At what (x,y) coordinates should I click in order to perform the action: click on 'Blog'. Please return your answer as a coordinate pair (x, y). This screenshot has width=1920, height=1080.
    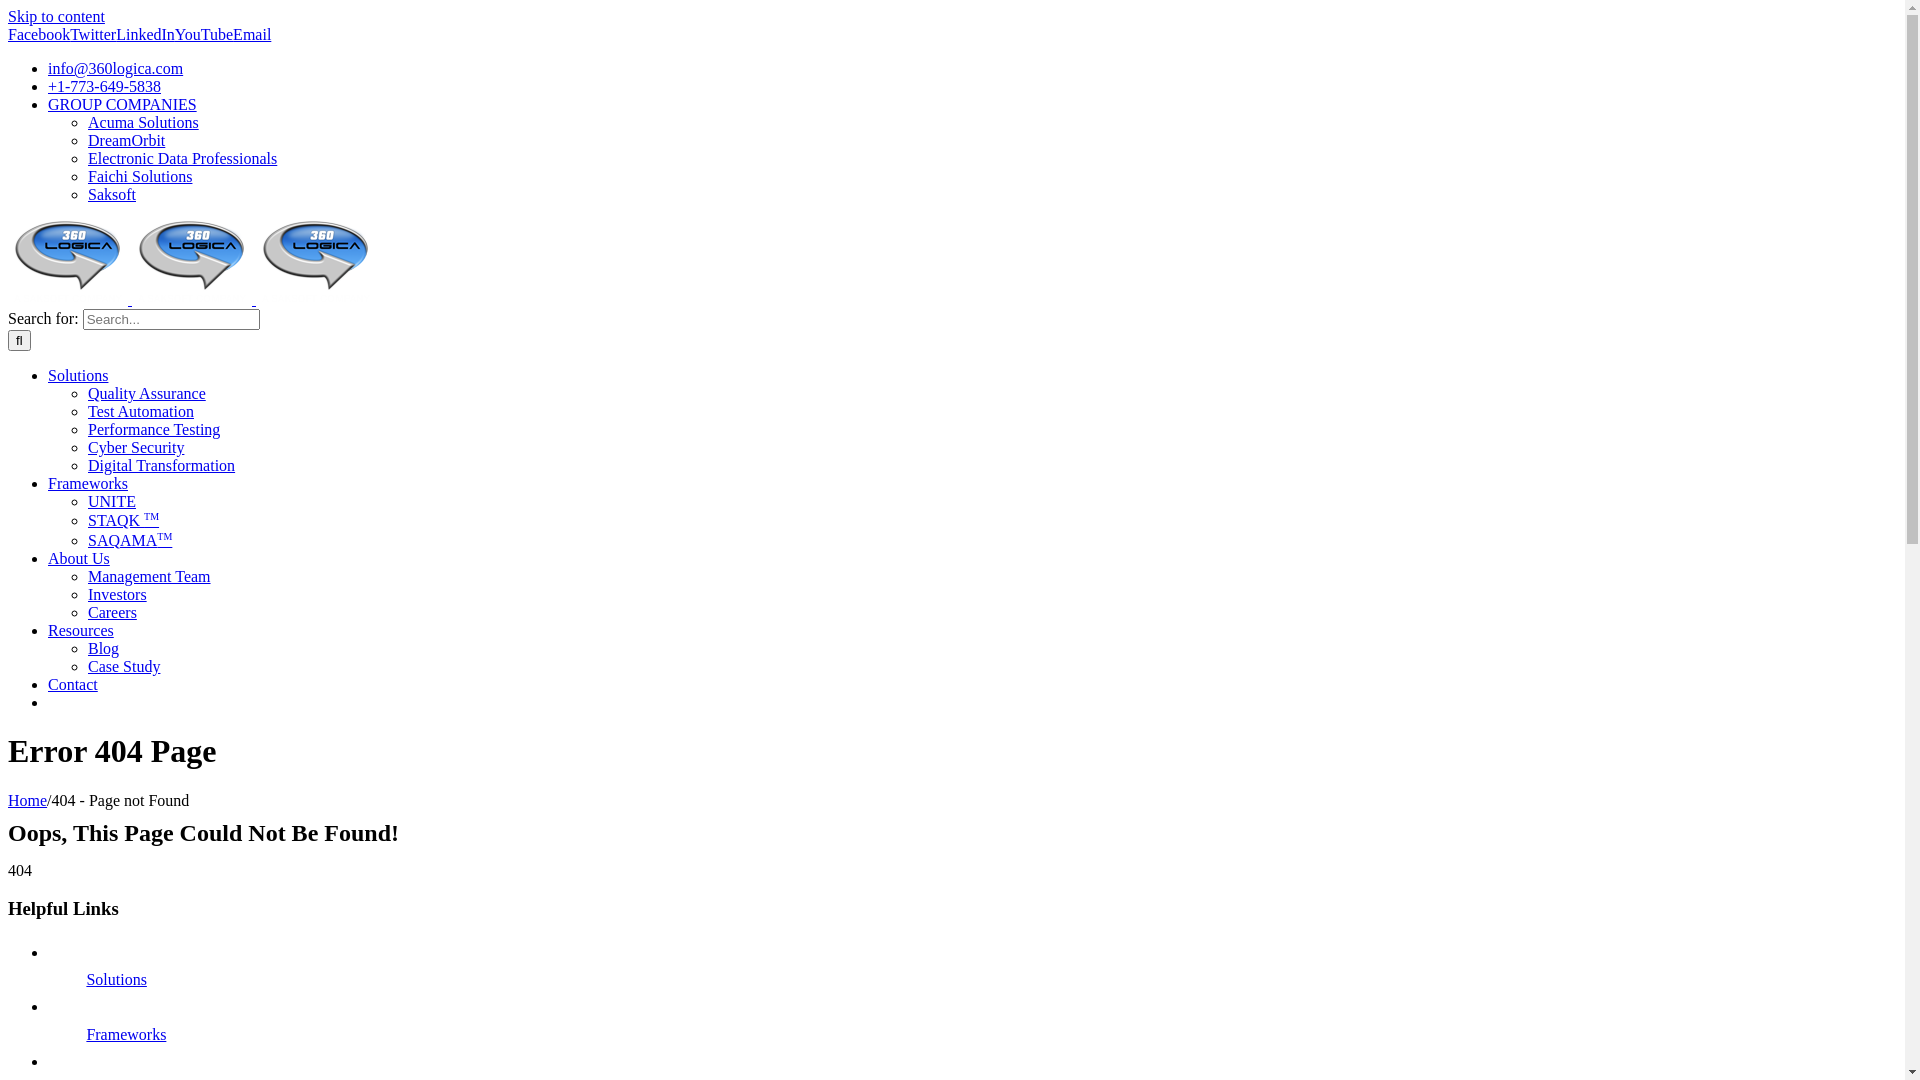
    Looking at the image, I should click on (102, 648).